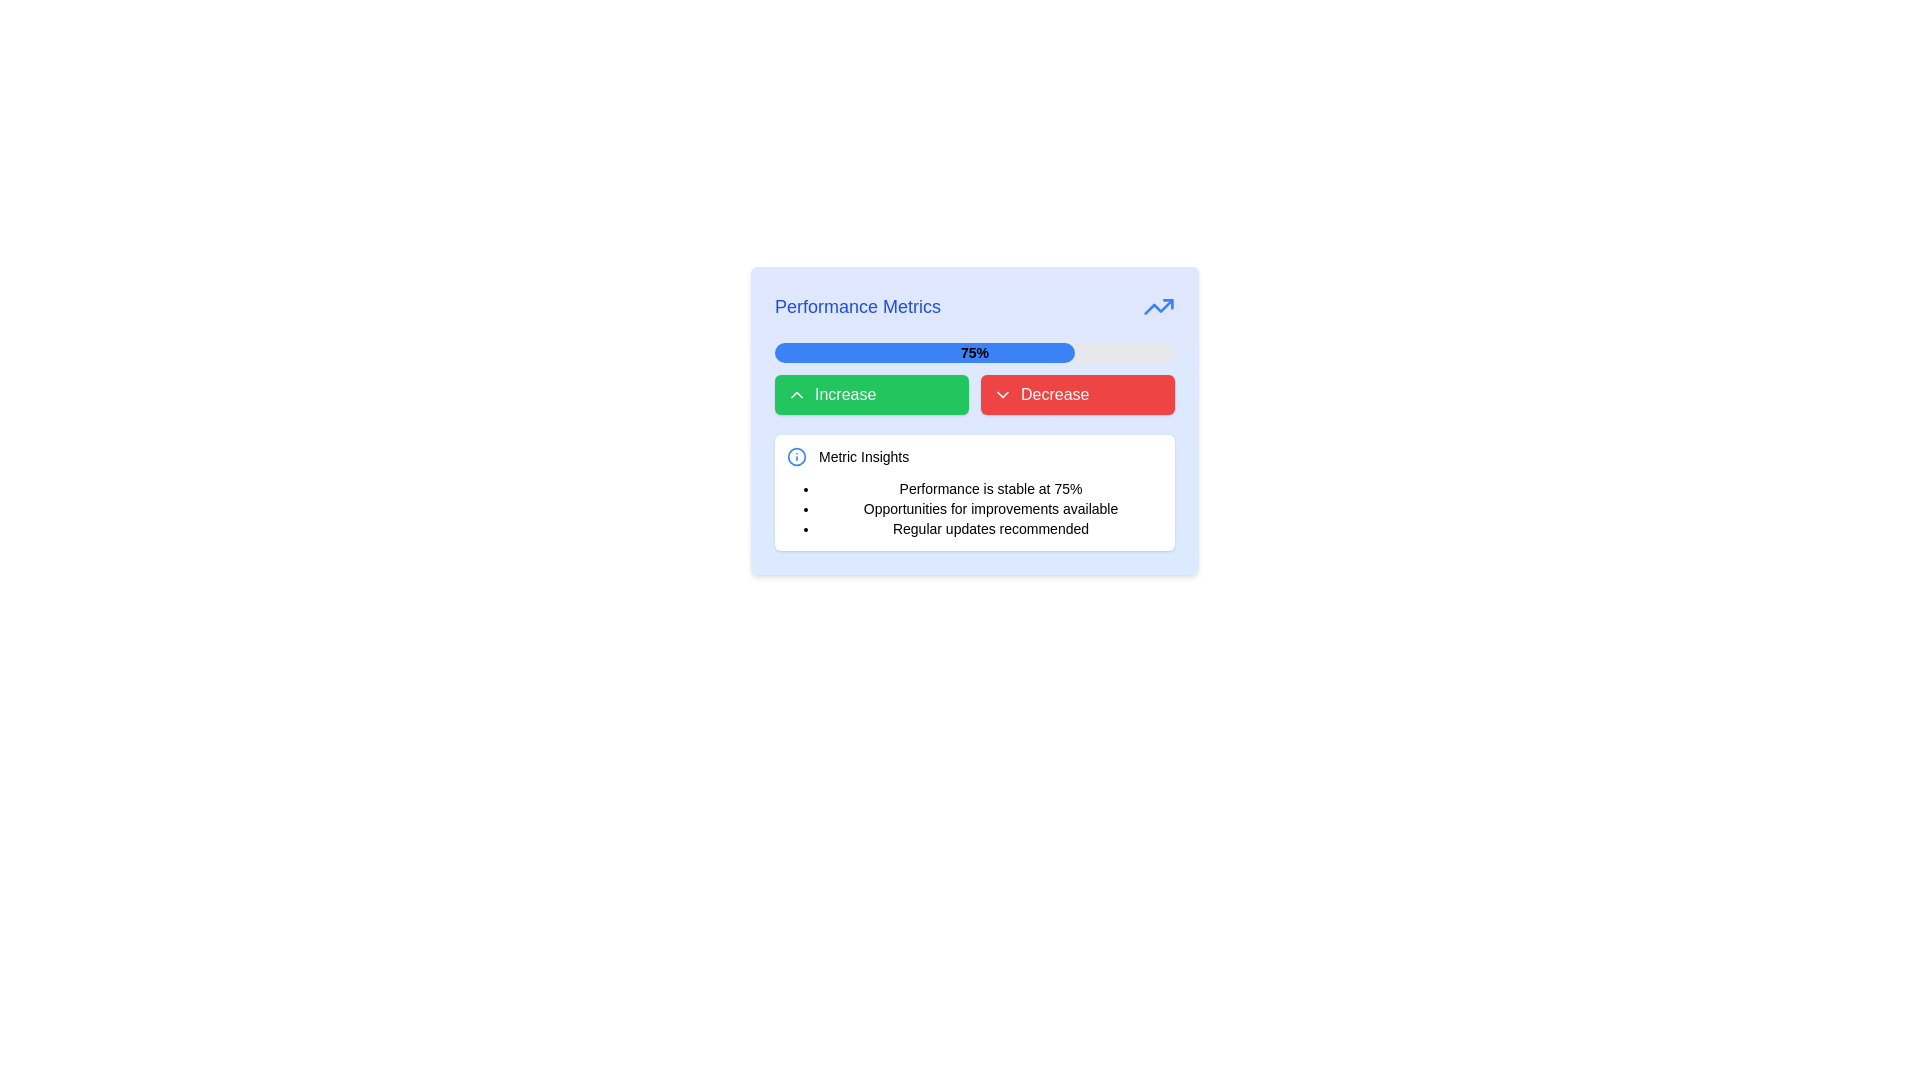 The width and height of the screenshot is (1920, 1080). Describe the element at coordinates (990, 489) in the screenshot. I see `the first item in the bulleted list under the 'Metric Insights' section, which provides a performance assessment summary` at that location.